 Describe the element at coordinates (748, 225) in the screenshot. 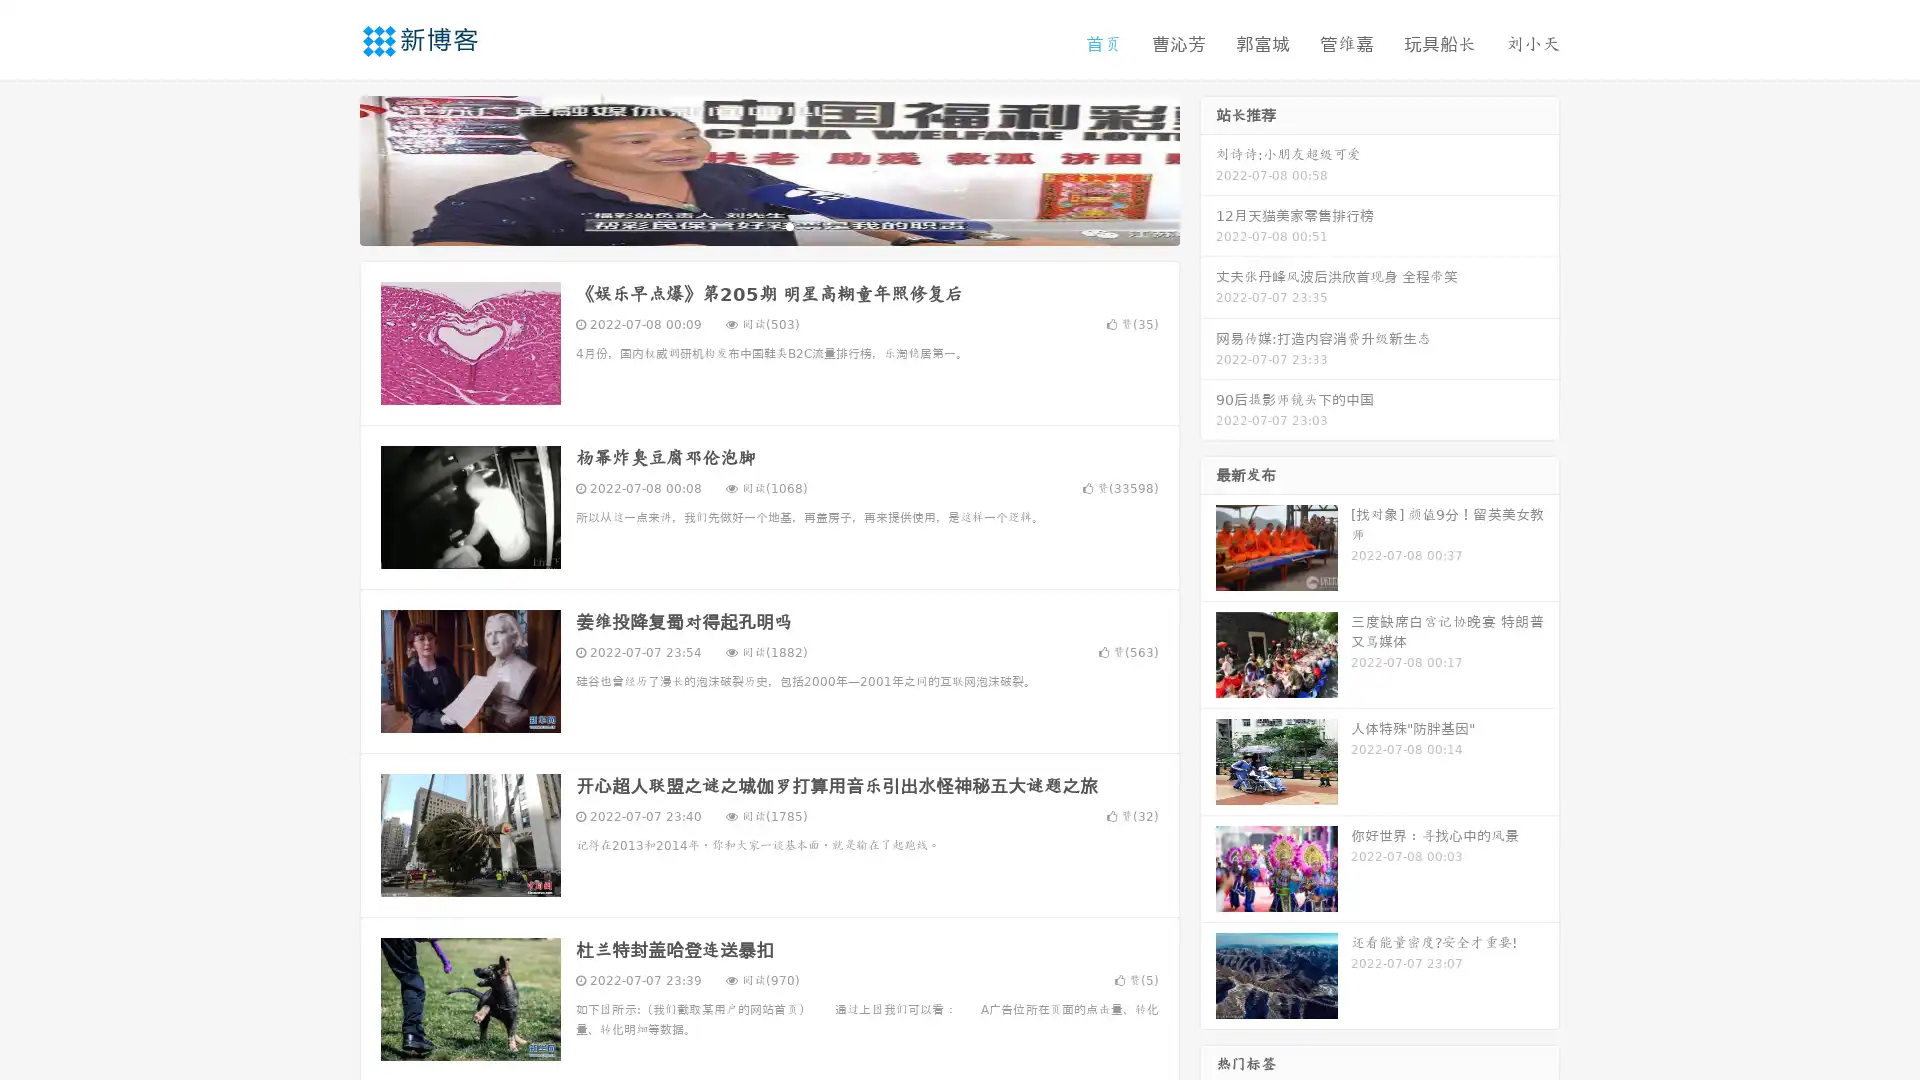

I see `Go to slide 1` at that location.